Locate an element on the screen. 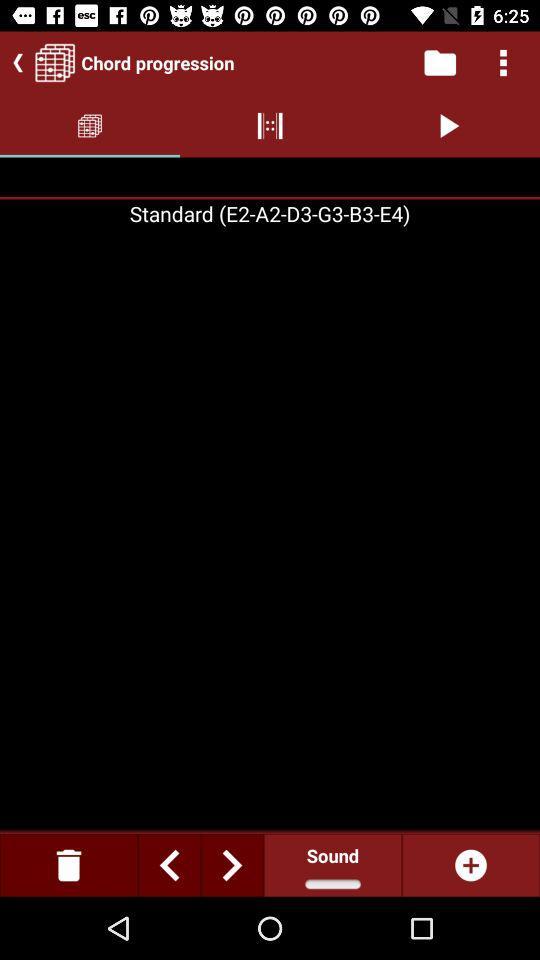 This screenshot has width=540, height=960. standard e2a2d3g3b3e4 on the page is located at coordinates (270, 213).